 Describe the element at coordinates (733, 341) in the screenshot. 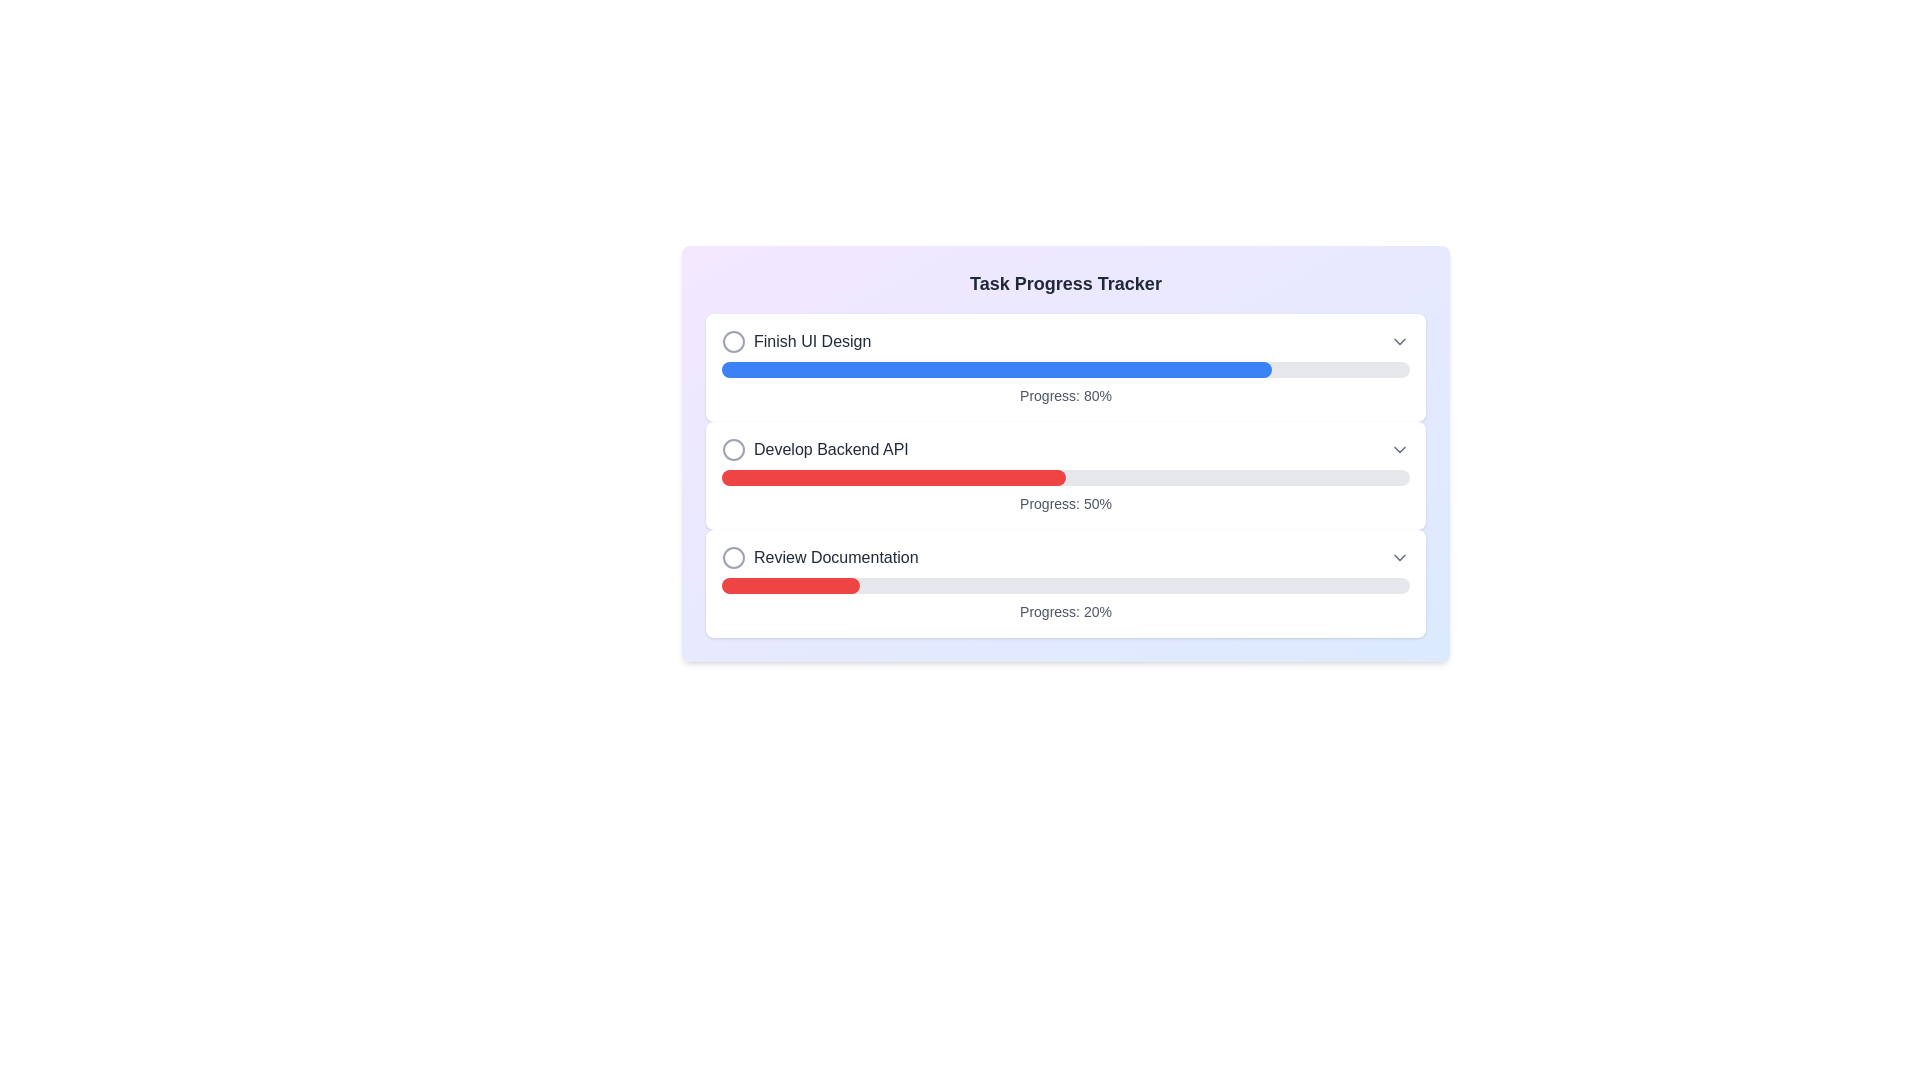

I see `the gray circular icon located to the left of the 'Finish UI Design' text` at that location.